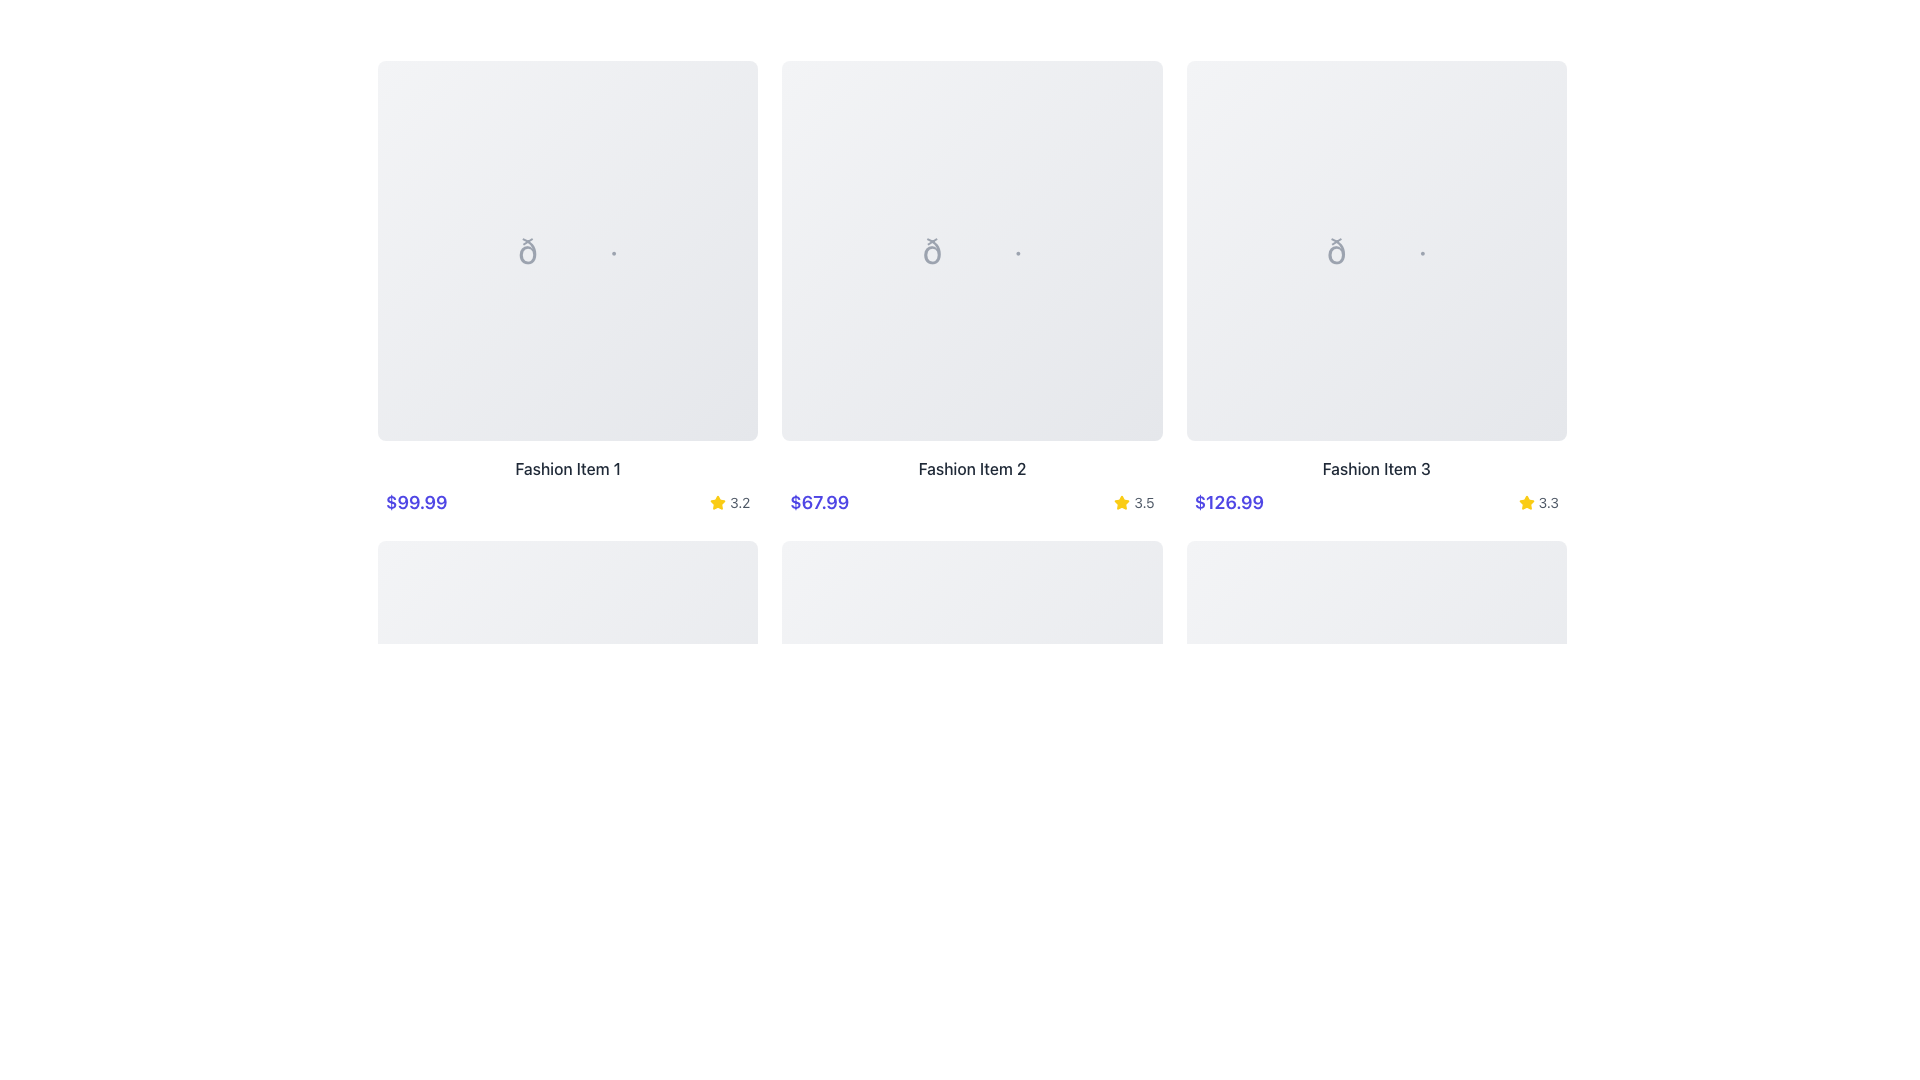  Describe the element at coordinates (1525, 502) in the screenshot. I see `the yellow star icon located next to the rating value '3.5' for the item titled 'Fashion Item 3'` at that location.